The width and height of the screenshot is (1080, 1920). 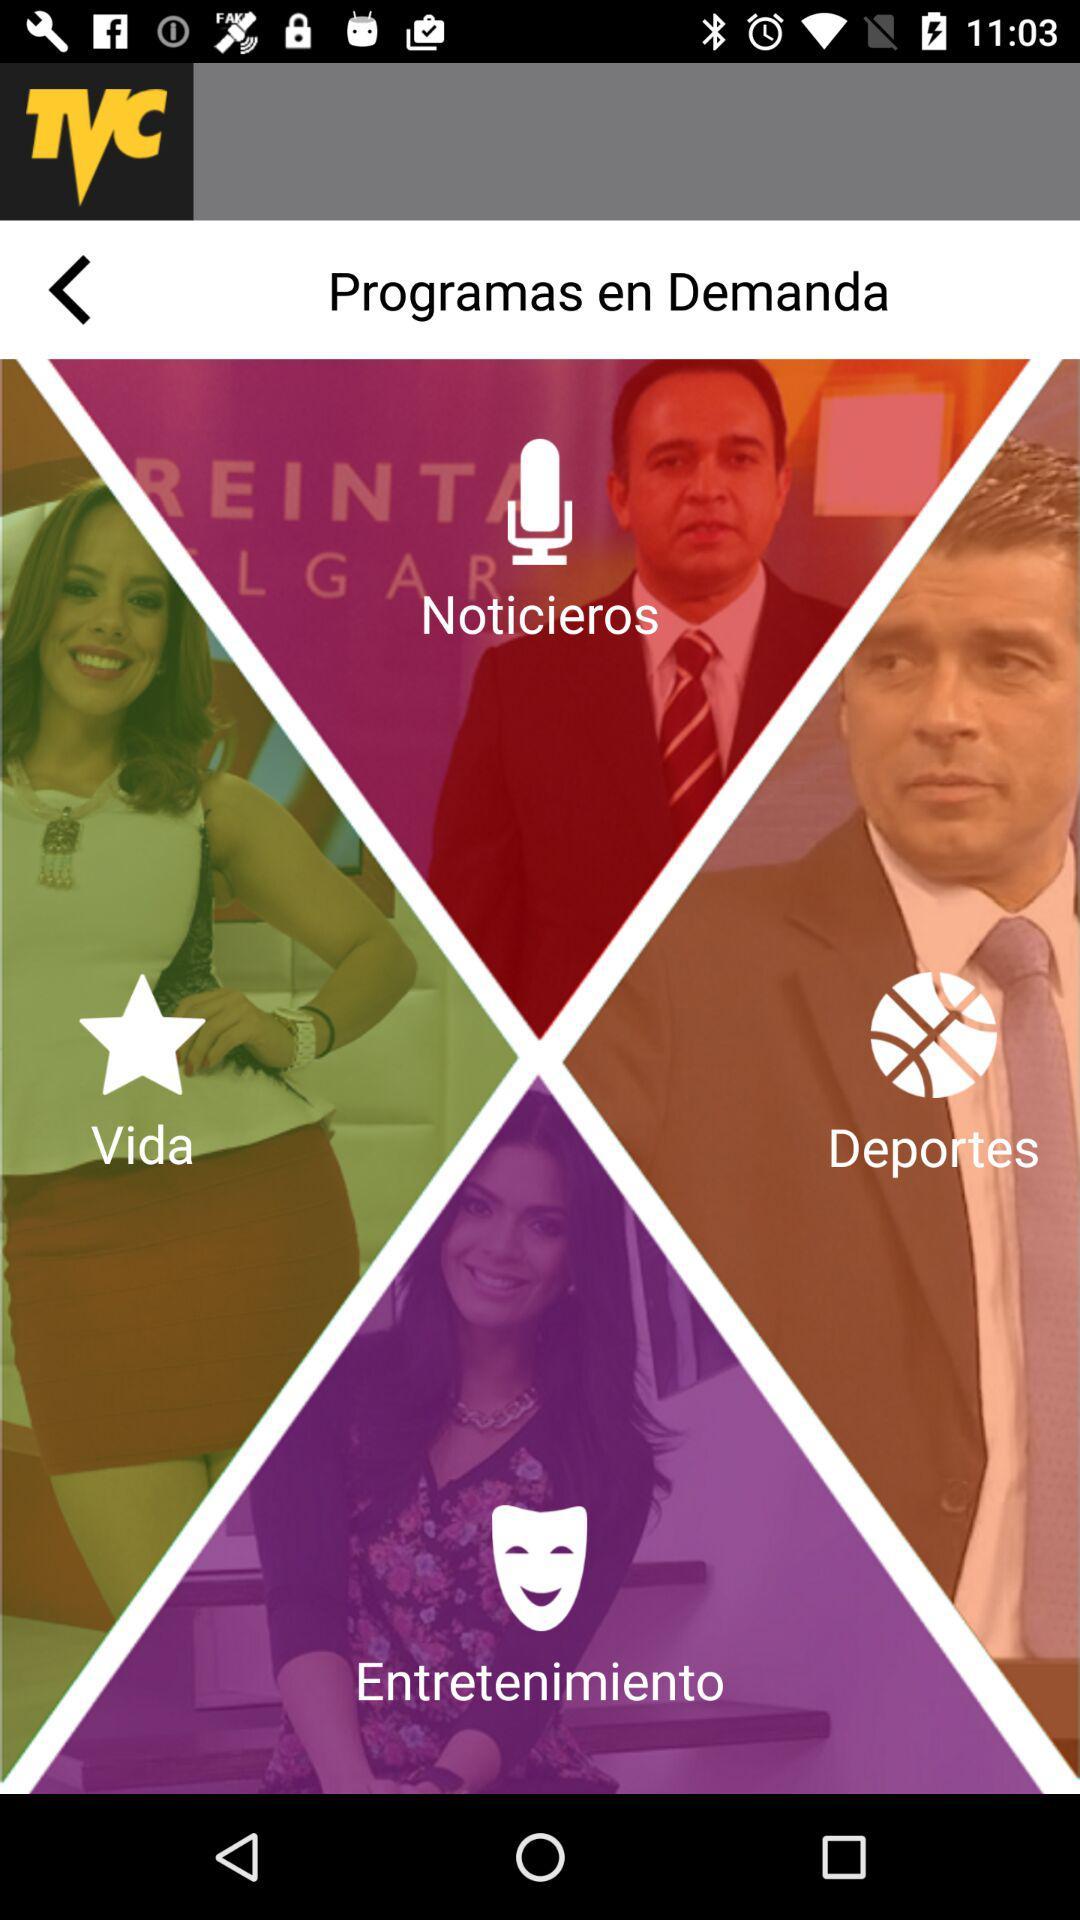 I want to click on the icon on the right, so click(x=933, y=1075).